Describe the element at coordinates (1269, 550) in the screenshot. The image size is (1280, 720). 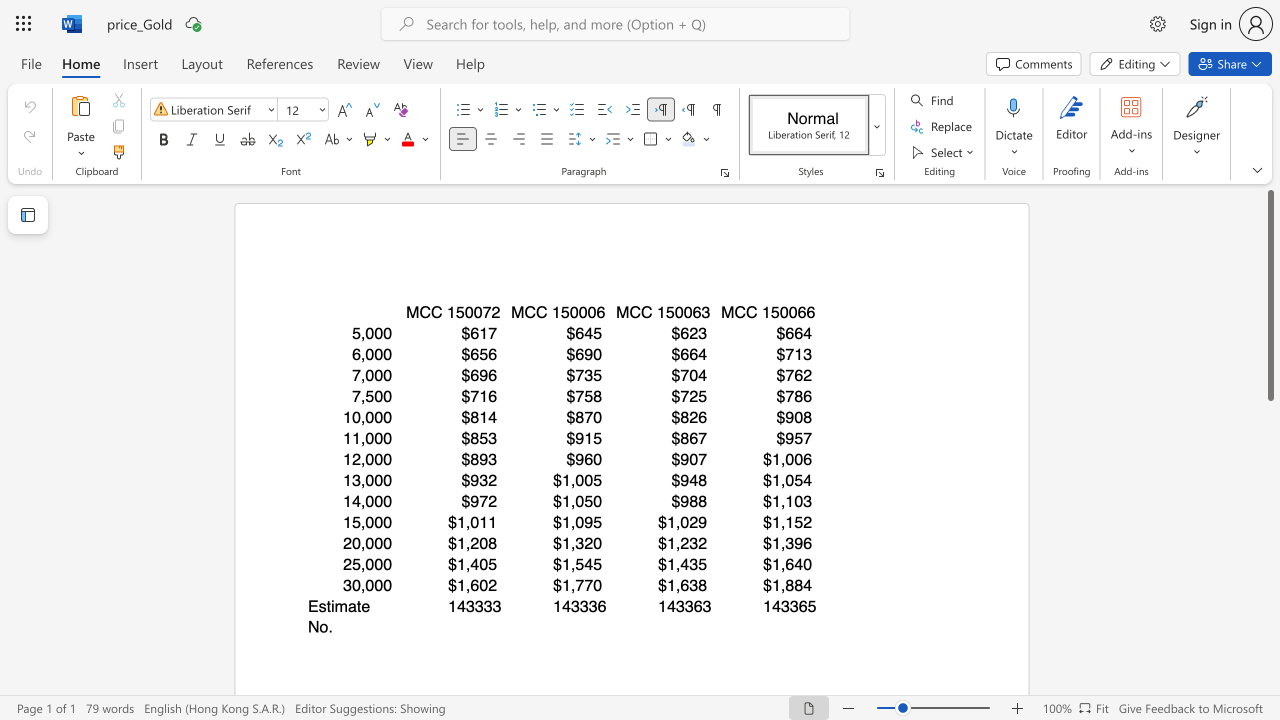
I see `the scrollbar to move the content lower` at that location.